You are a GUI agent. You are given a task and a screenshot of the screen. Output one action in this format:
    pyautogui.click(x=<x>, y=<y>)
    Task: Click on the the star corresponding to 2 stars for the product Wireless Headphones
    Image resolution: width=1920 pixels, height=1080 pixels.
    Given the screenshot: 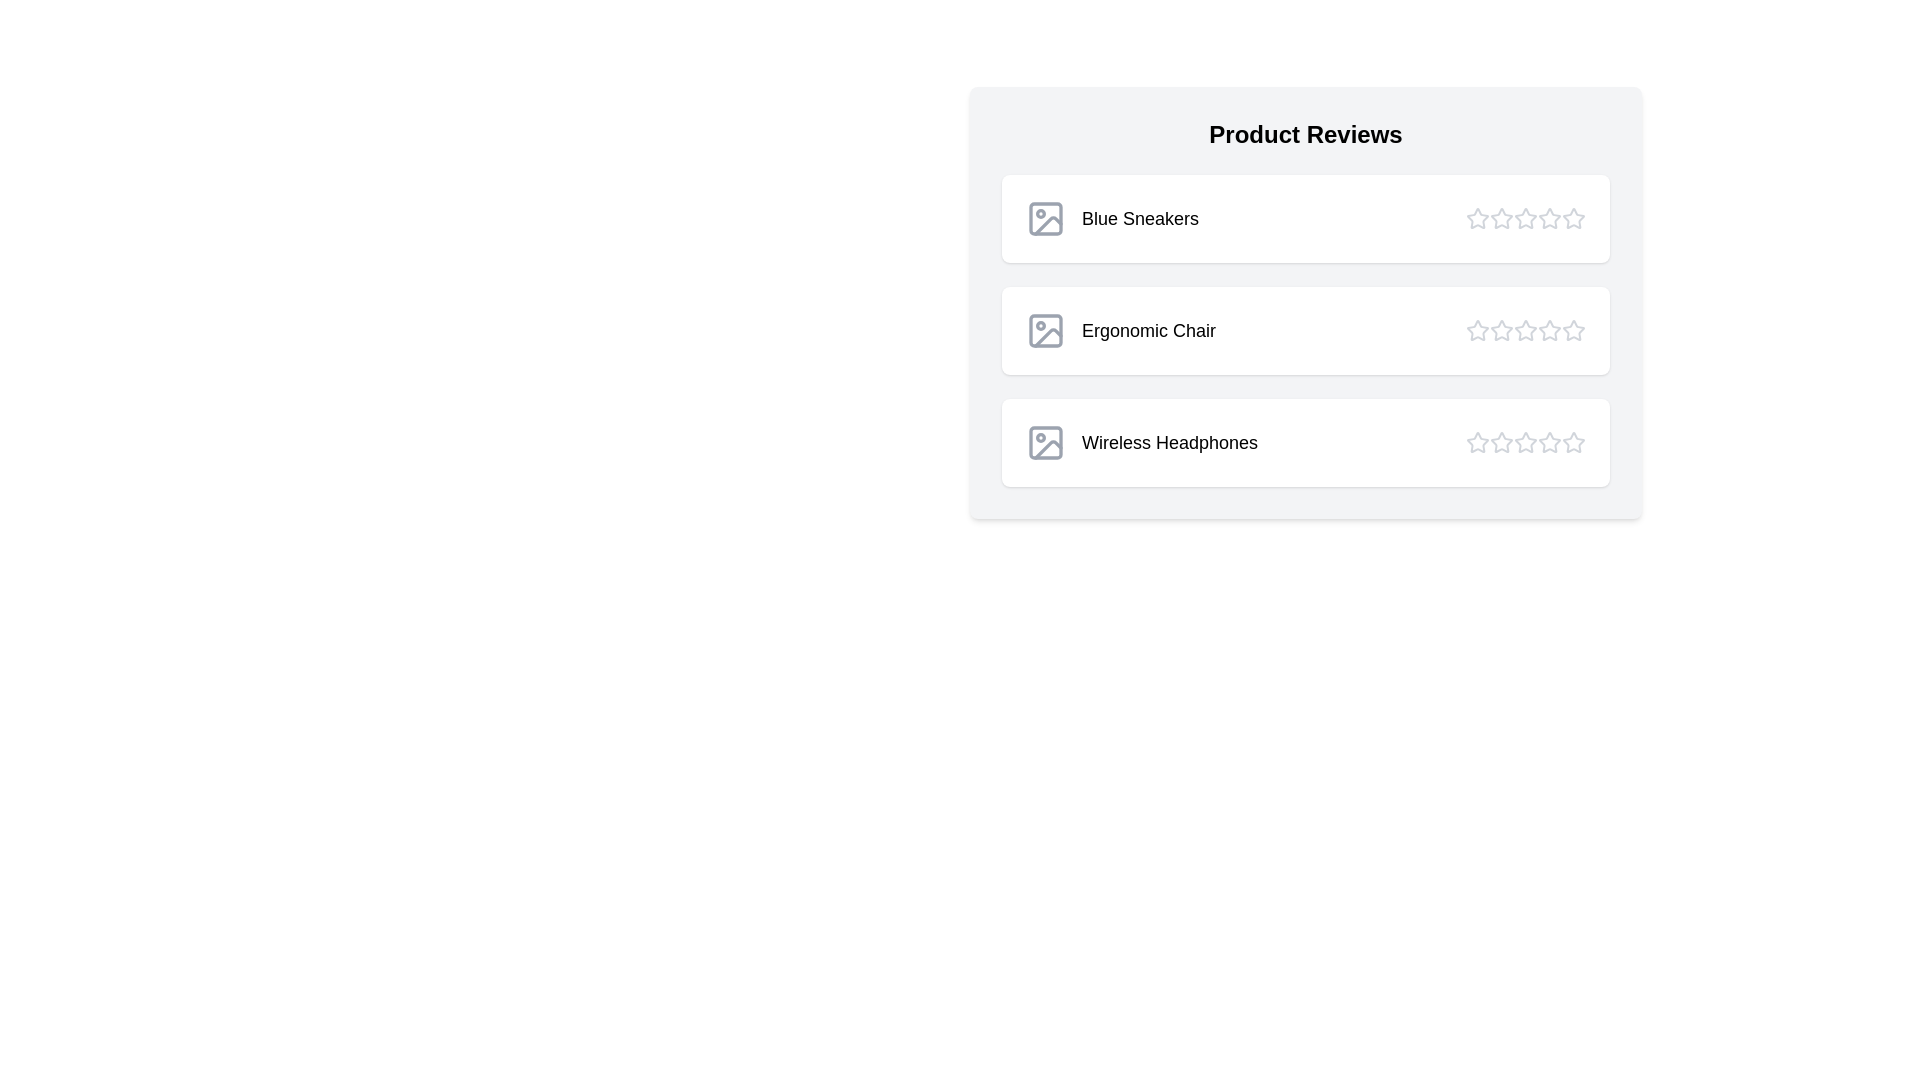 What is the action you would take?
    pyautogui.click(x=1502, y=442)
    